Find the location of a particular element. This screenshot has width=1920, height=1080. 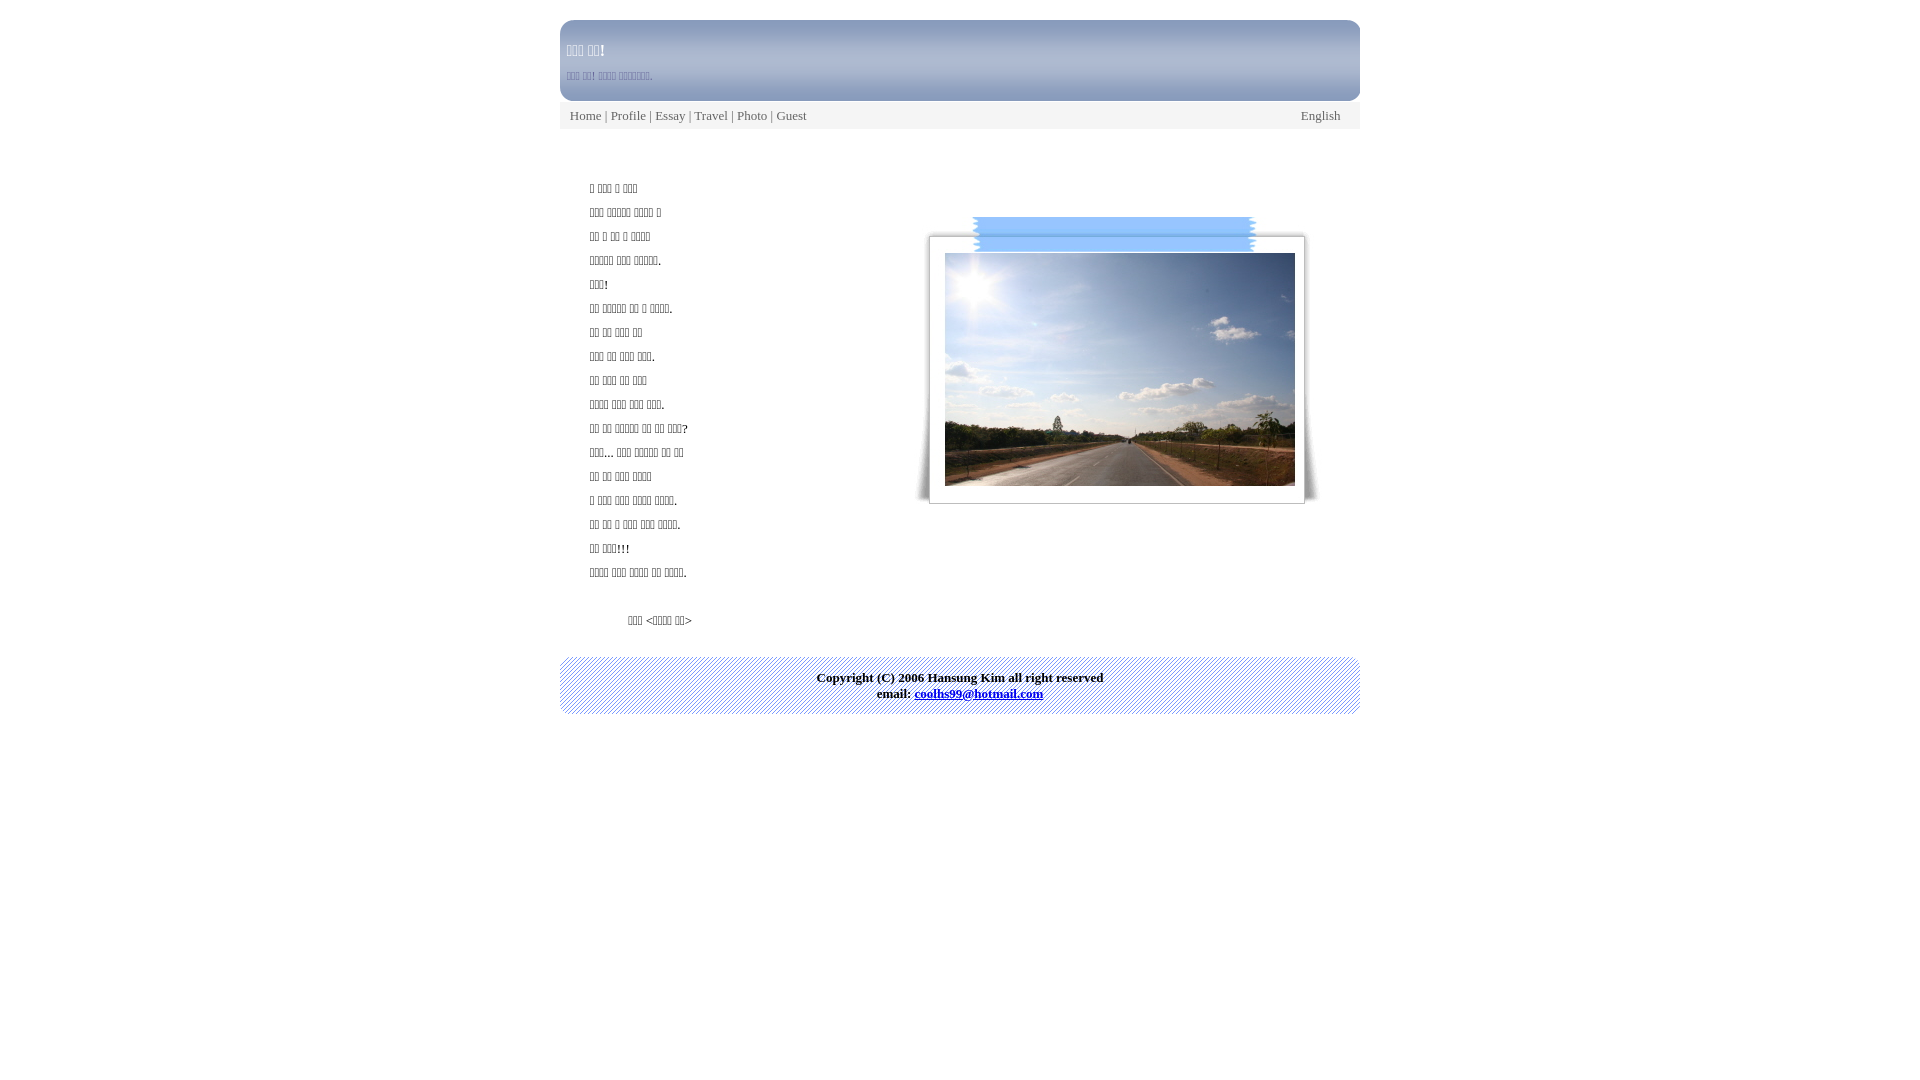

'Travel' is located at coordinates (710, 115).